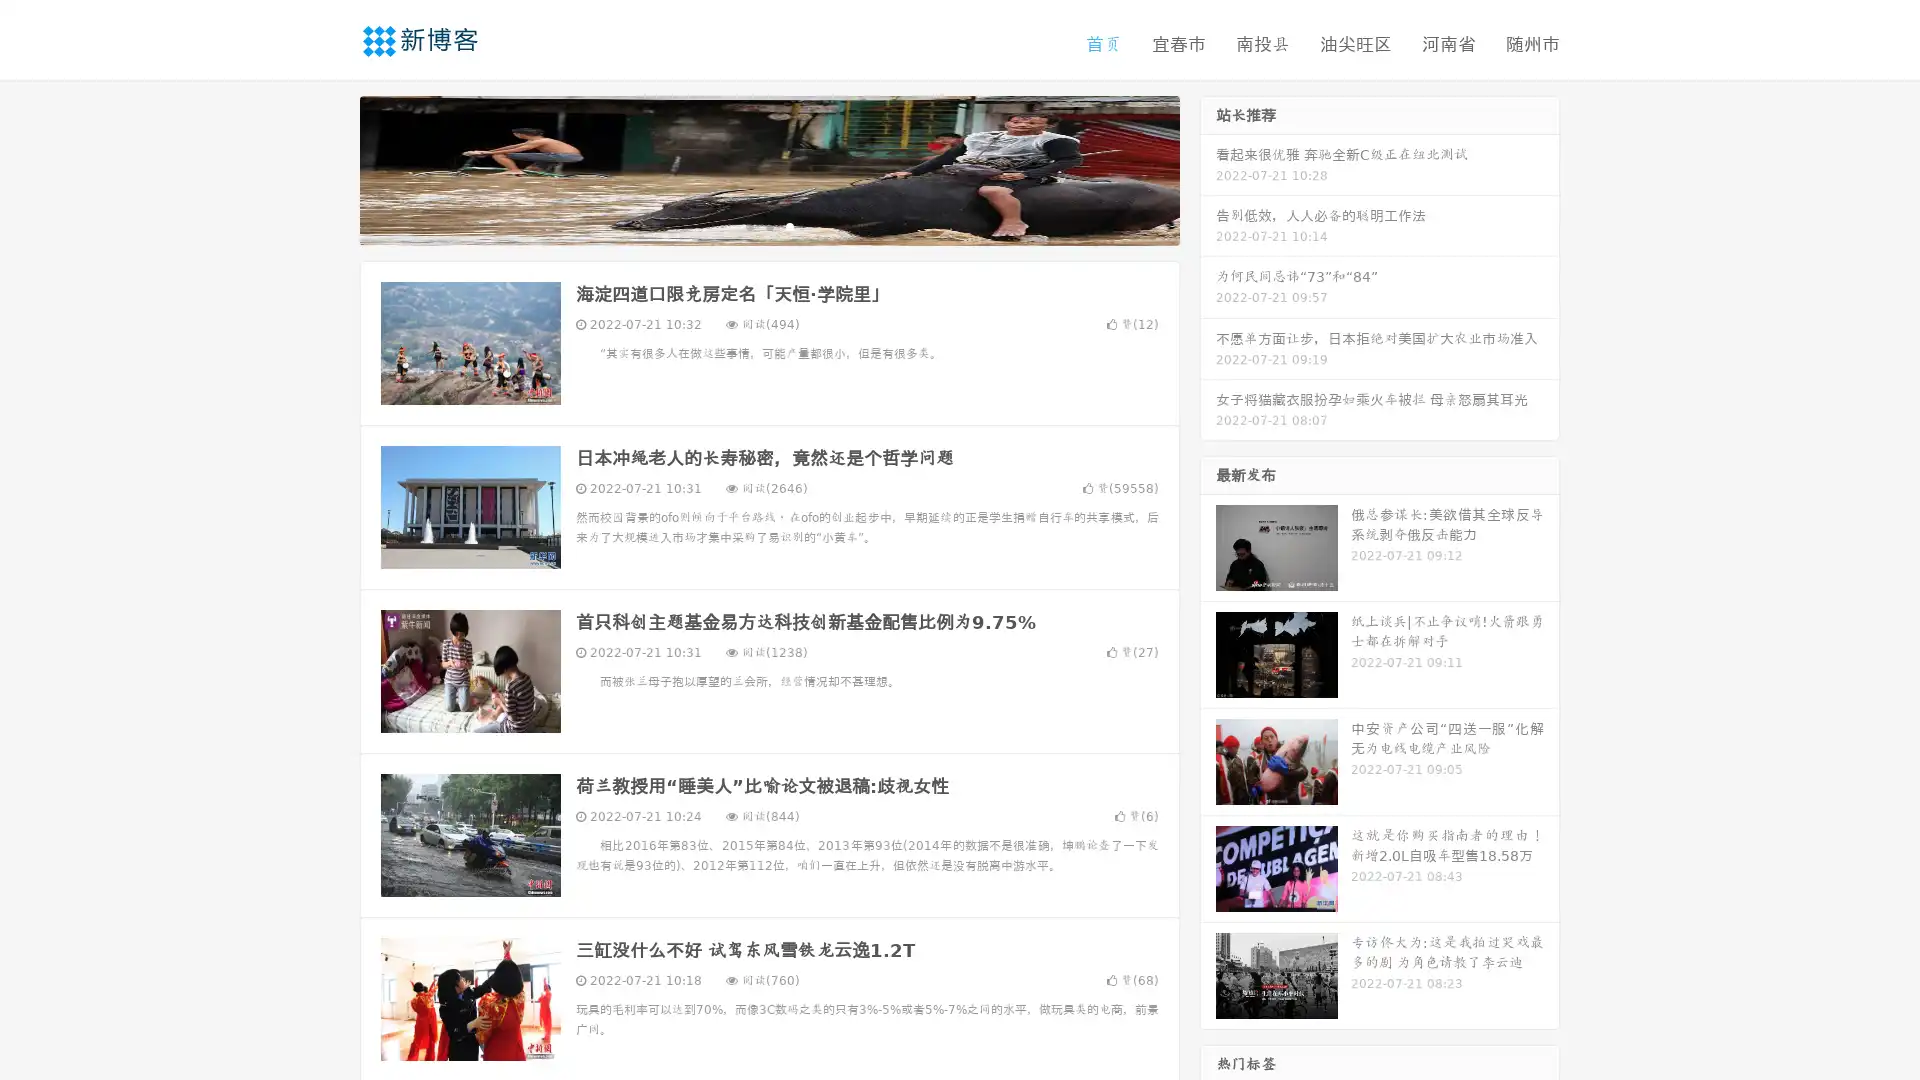  I want to click on Previous slide, so click(330, 168).